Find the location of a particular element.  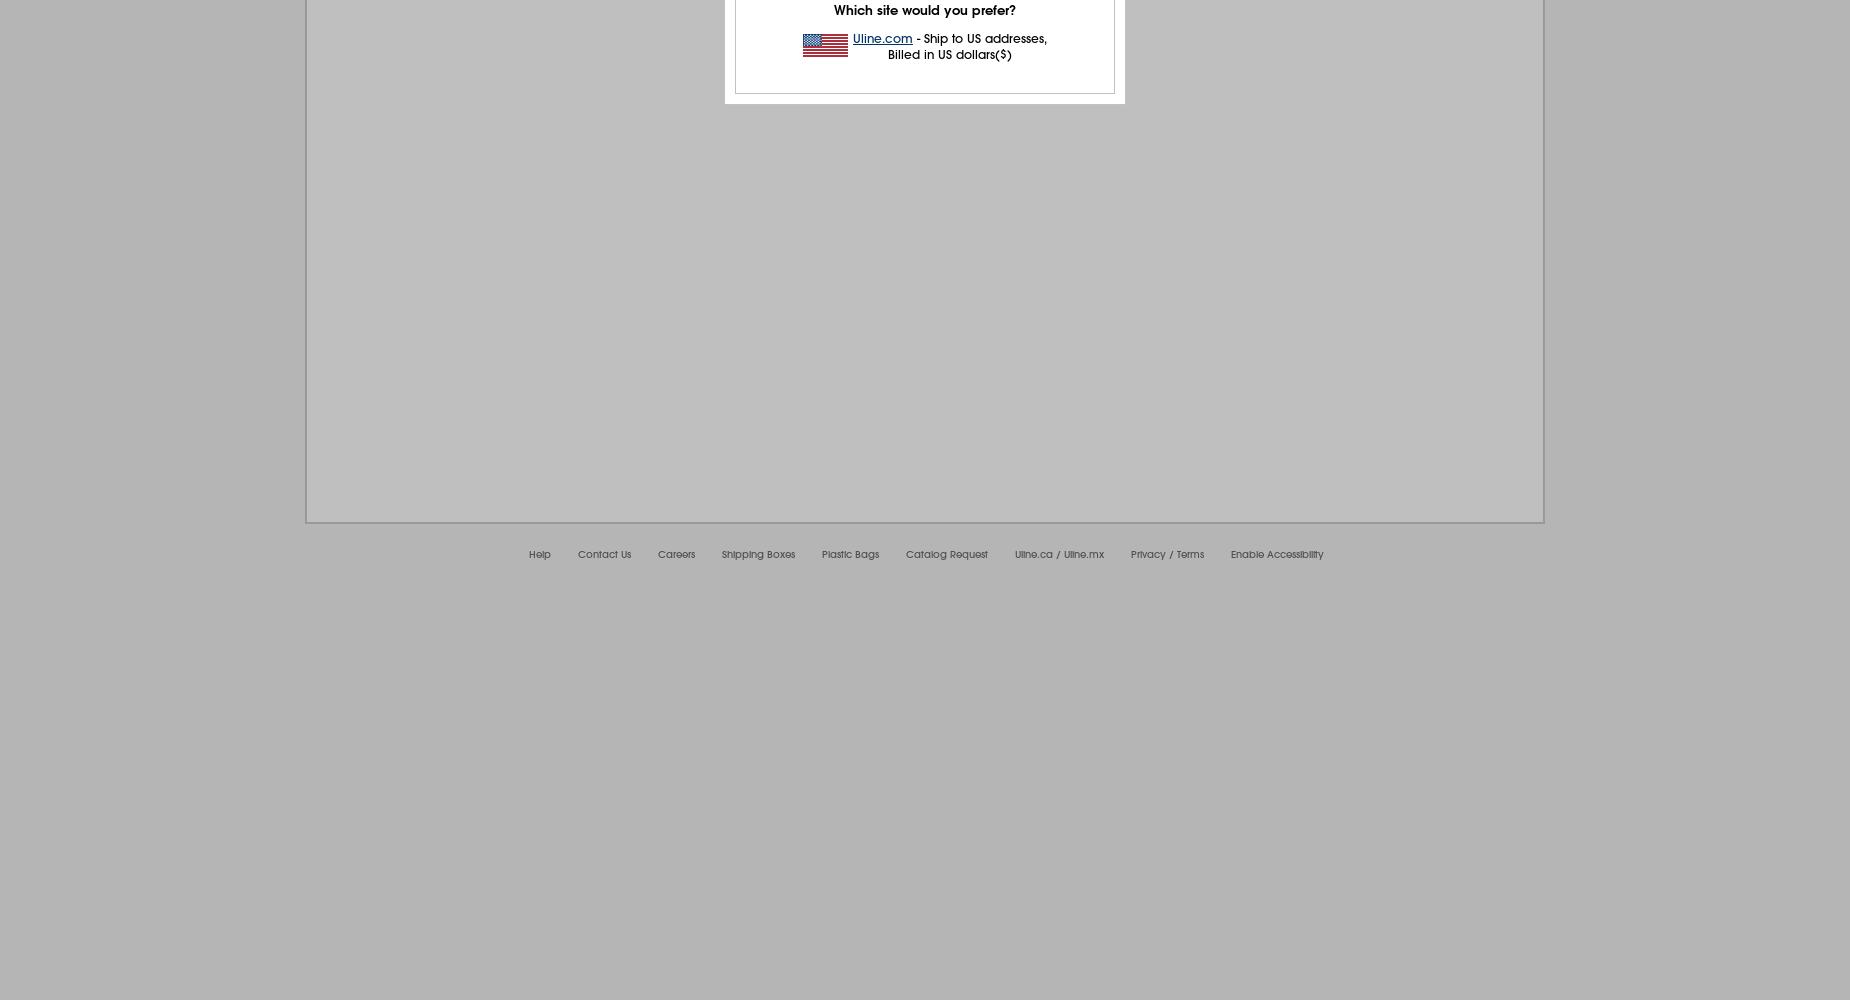

'Shipping Boxes' is located at coordinates (758, 554).